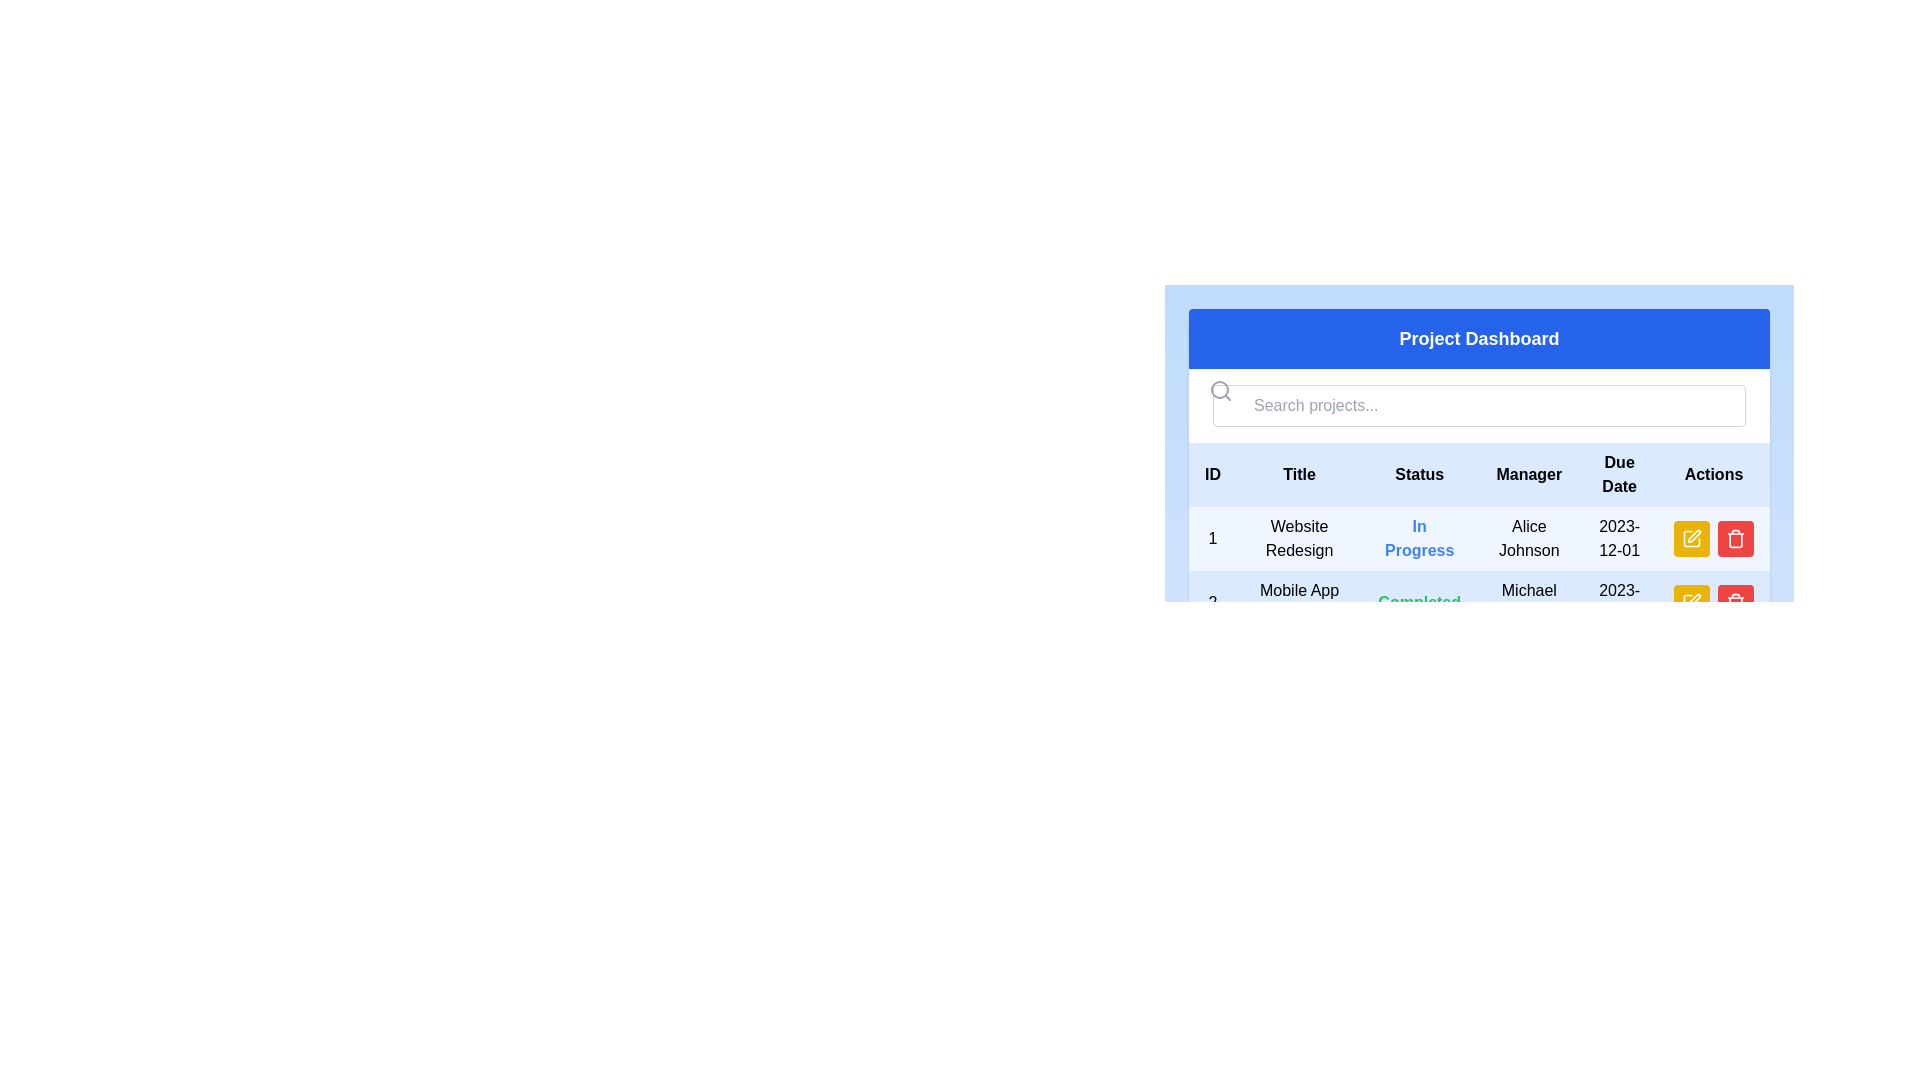 Image resolution: width=1920 pixels, height=1080 pixels. Describe the element at coordinates (1479, 338) in the screenshot. I see `the 'Project Dashboard' text header with a vibrant blue background, located at the top of the content section above the search input box` at that location.